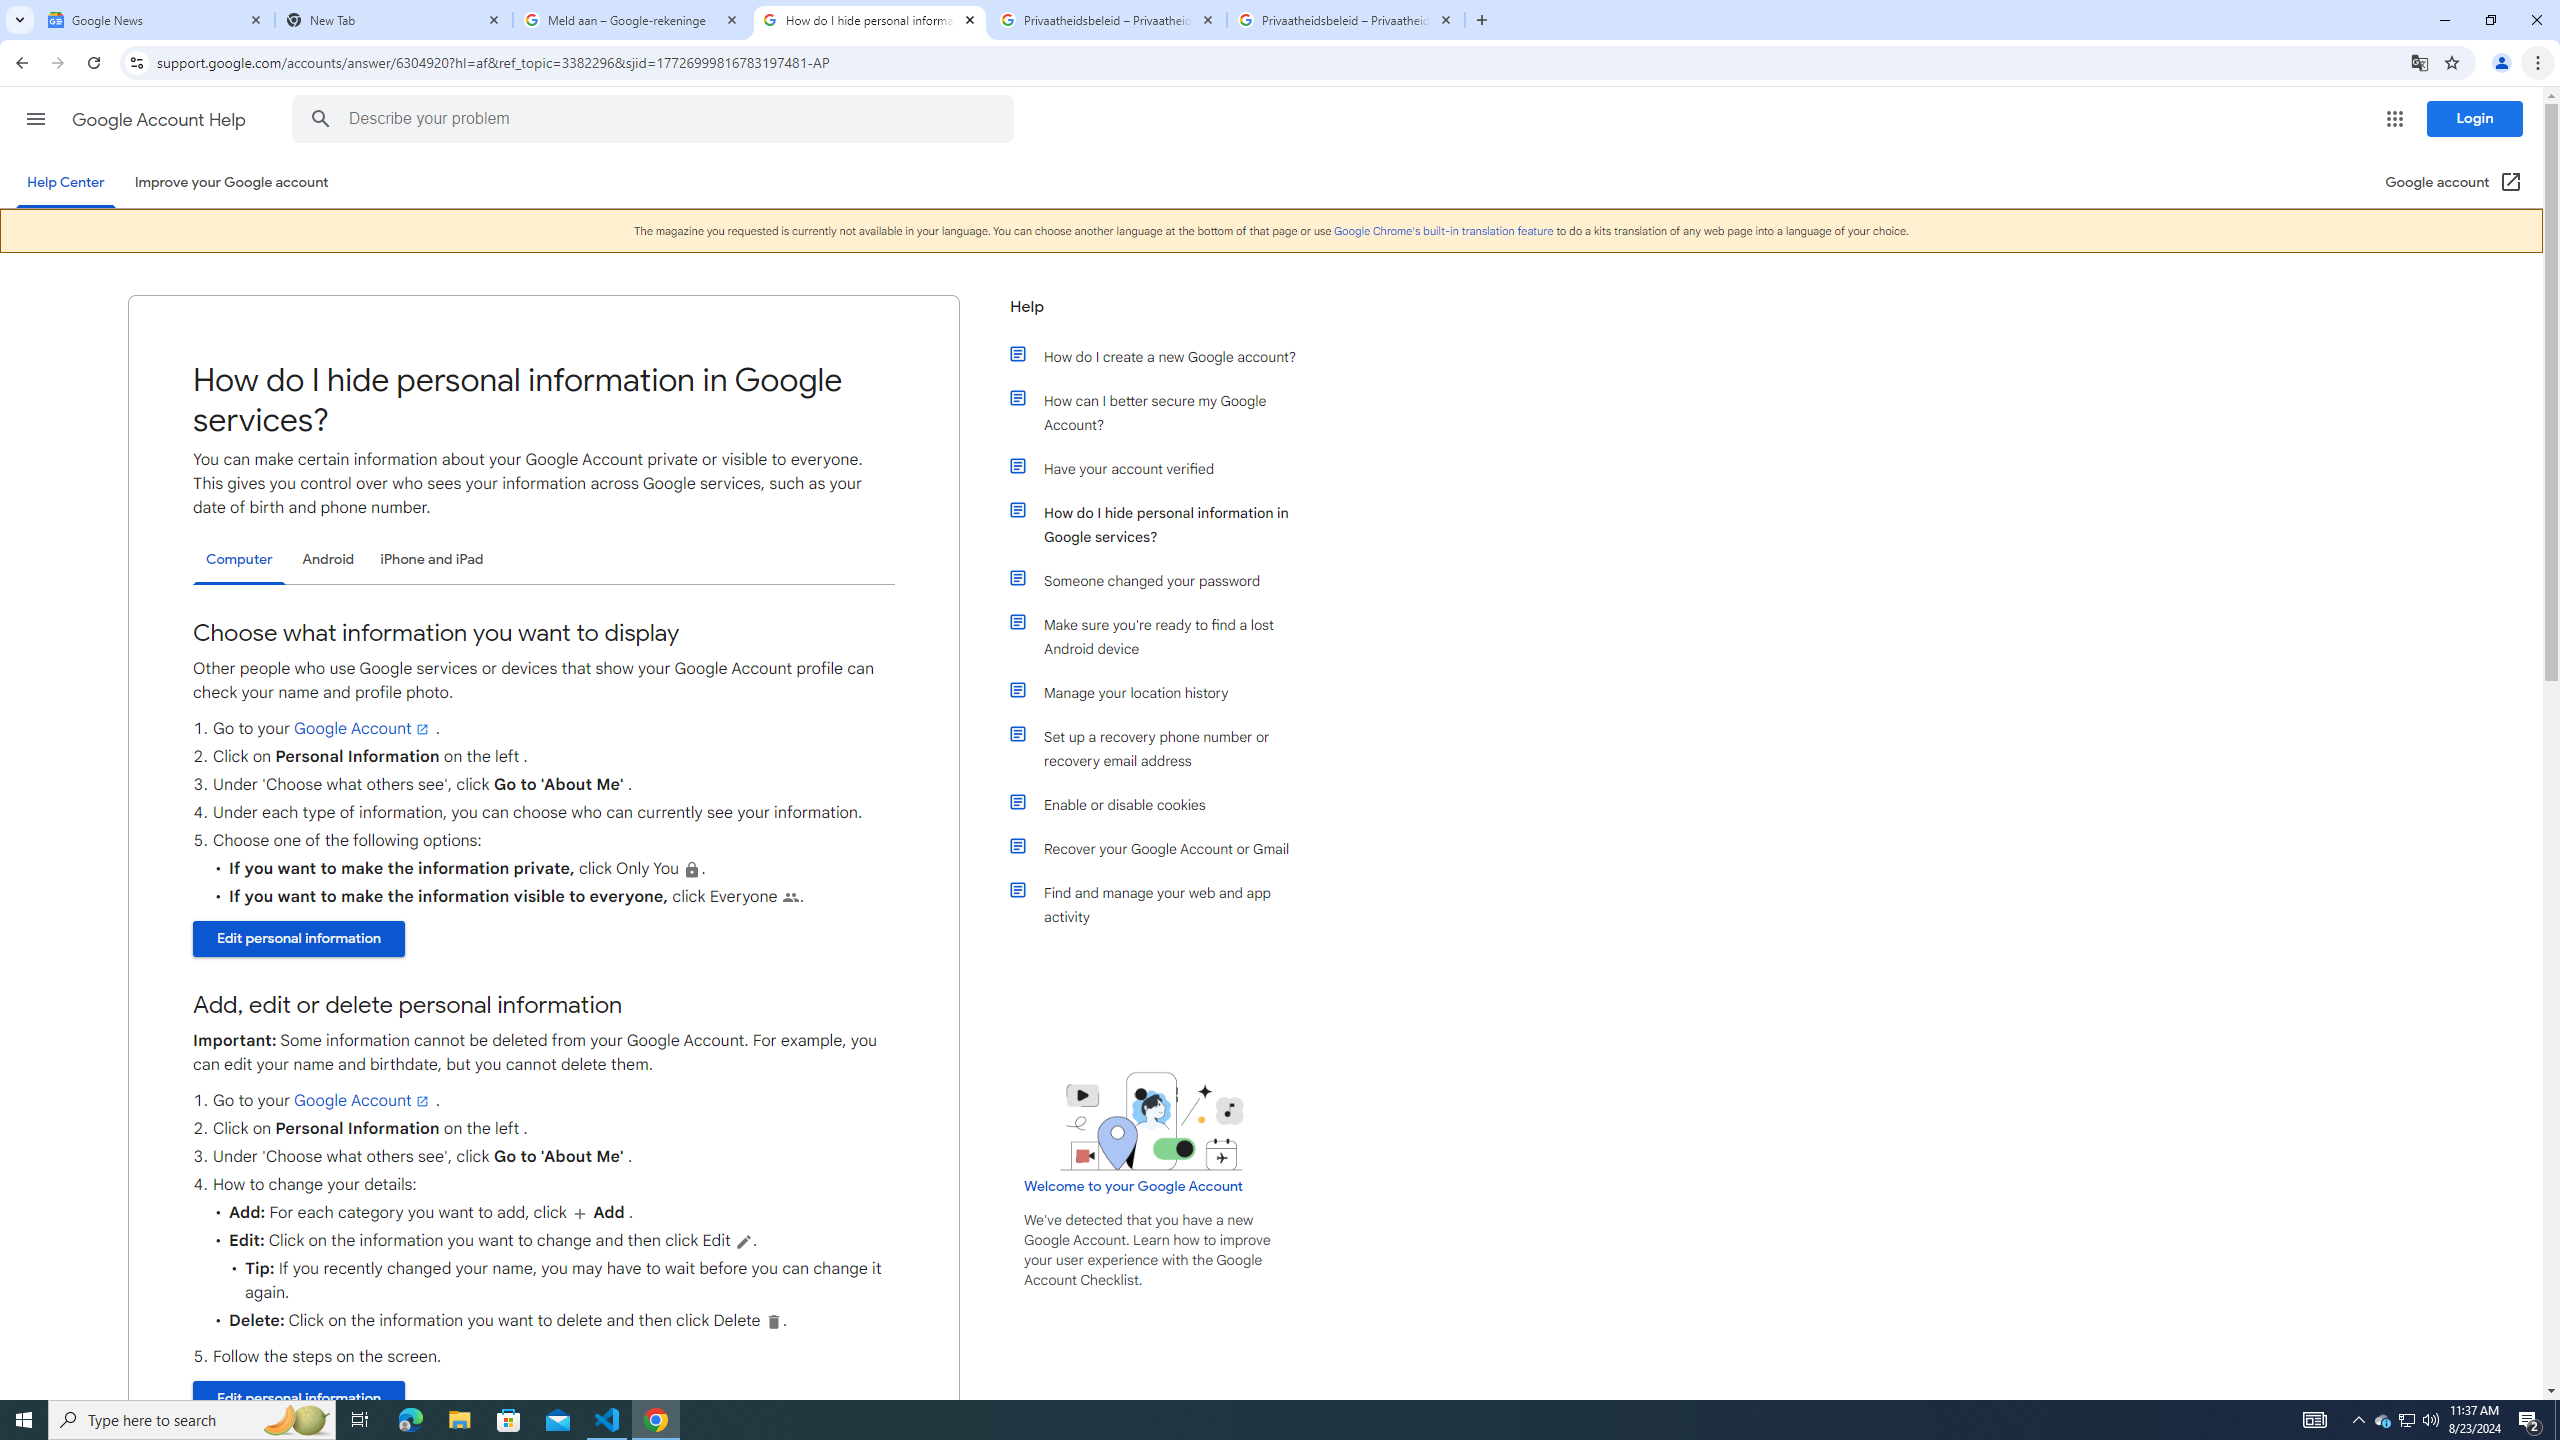 Image resolution: width=2560 pixels, height=1440 pixels. I want to click on 'Someone changed your password', so click(1162, 581).